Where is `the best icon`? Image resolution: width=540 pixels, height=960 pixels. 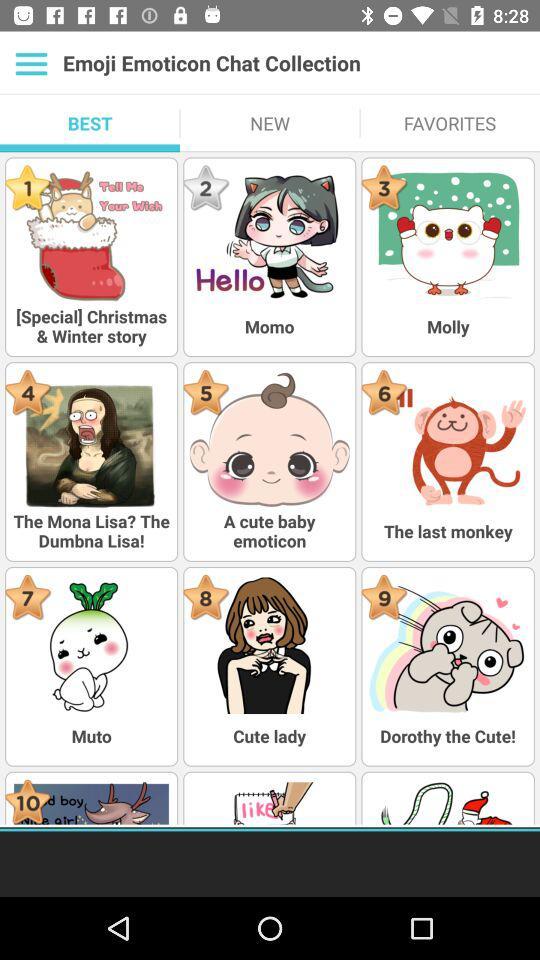
the best icon is located at coordinates (89, 122).